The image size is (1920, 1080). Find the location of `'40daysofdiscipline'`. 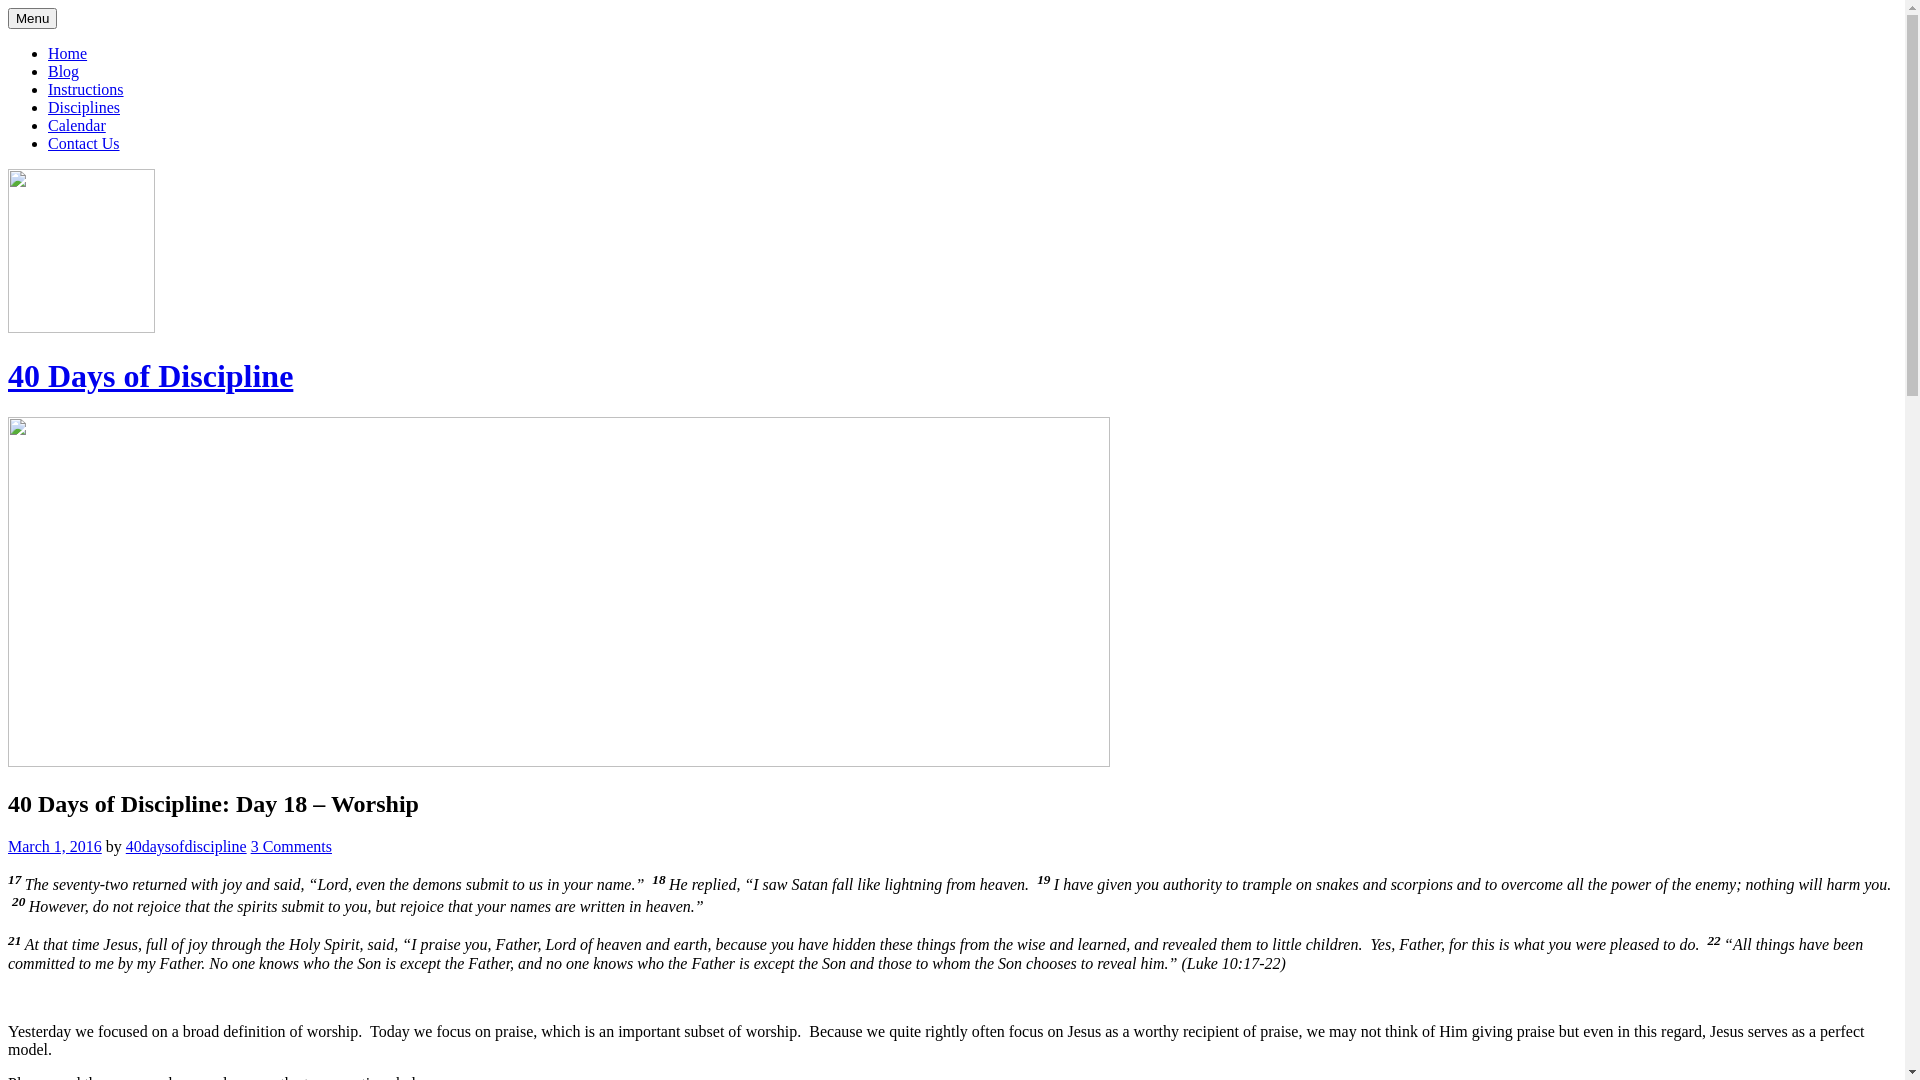

'40daysofdiscipline' is located at coordinates (186, 846).